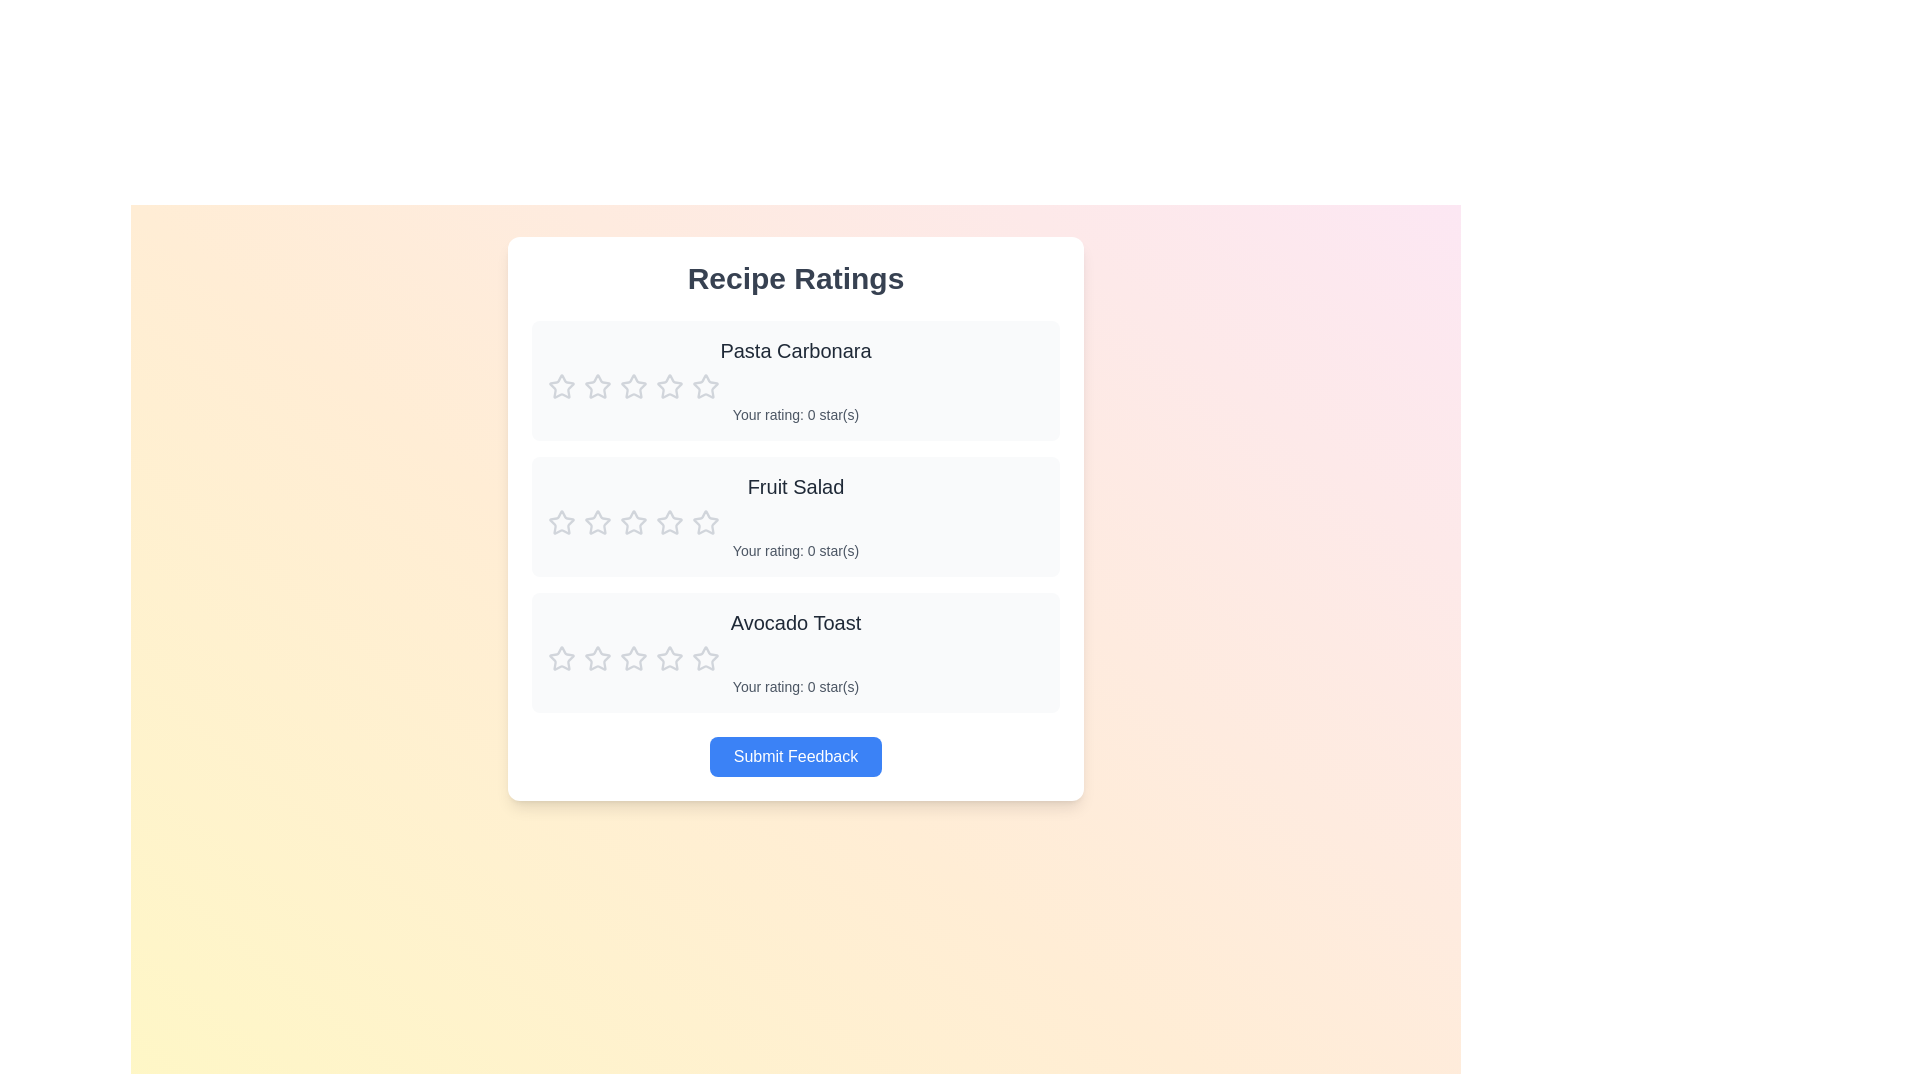 Image resolution: width=1920 pixels, height=1080 pixels. What do you see at coordinates (670, 386) in the screenshot?
I see `the third star icon in the 'Recipe Ratings' card labeled 'Pasta Carbonara' to provide a rating` at bounding box center [670, 386].